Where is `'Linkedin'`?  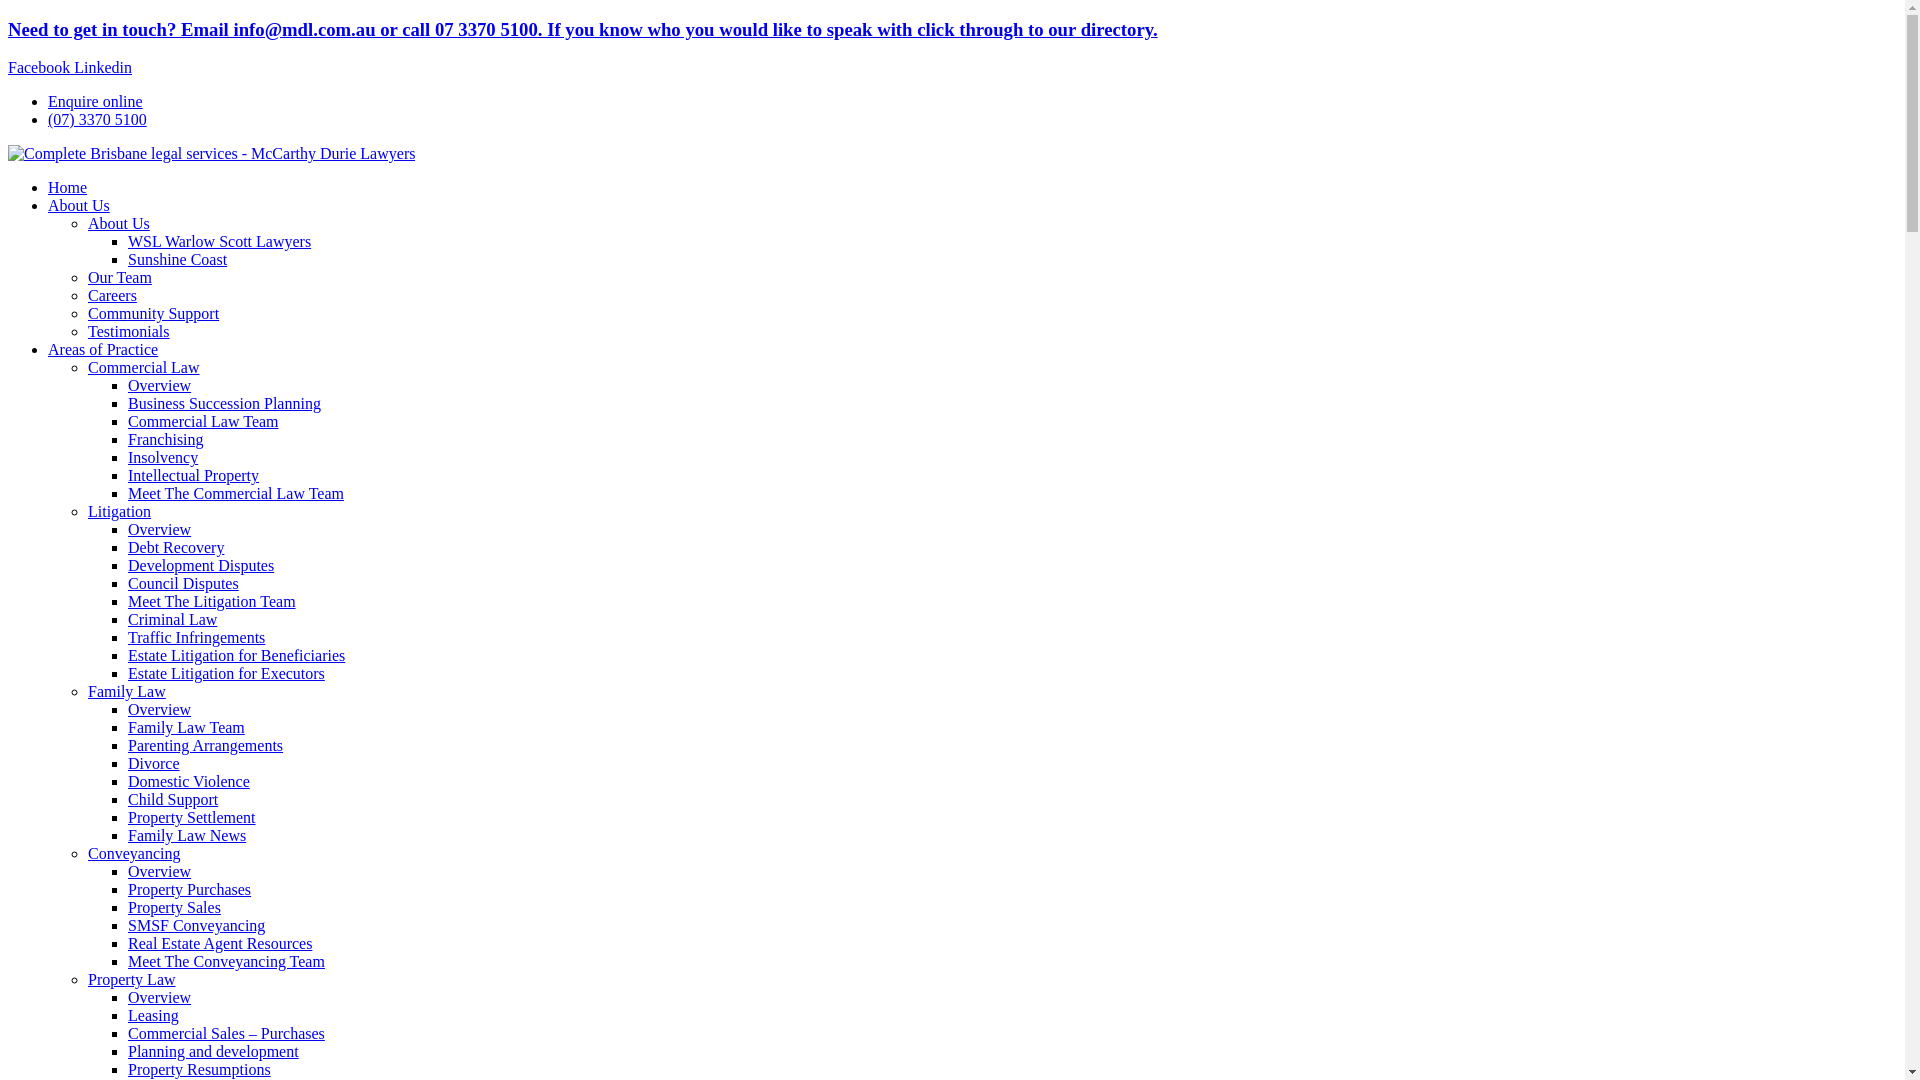
'Linkedin' is located at coordinates (101, 66).